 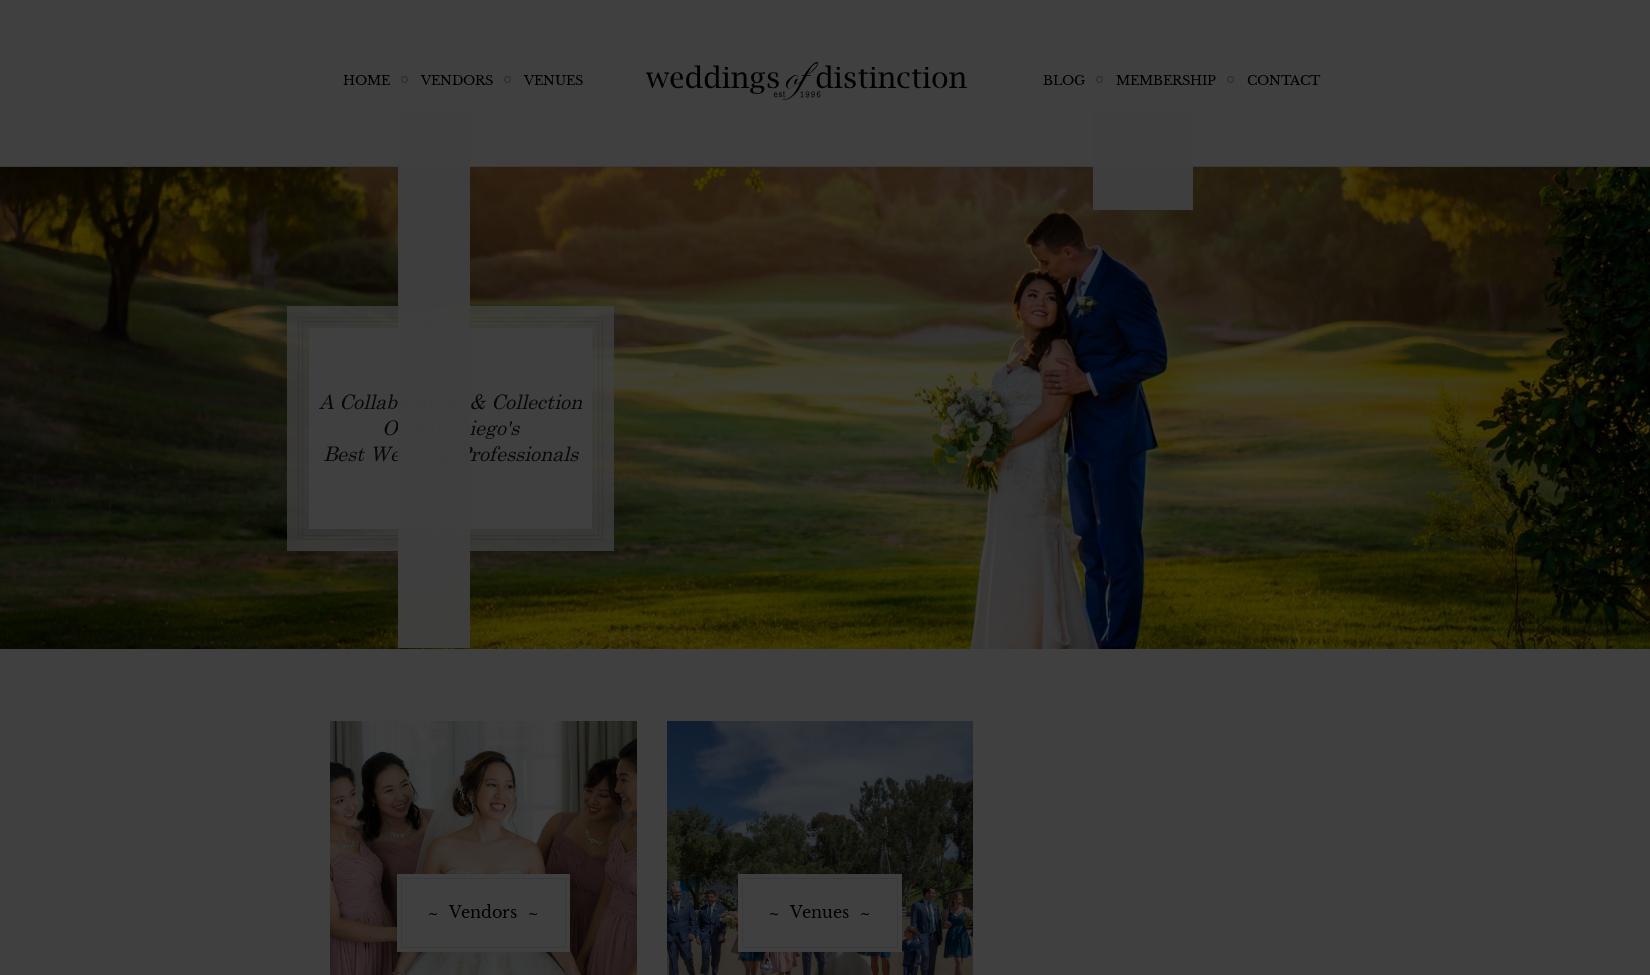 What do you see at coordinates (450, 155) in the screenshot?
I see `'Coordination'` at bounding box center [450, 155].